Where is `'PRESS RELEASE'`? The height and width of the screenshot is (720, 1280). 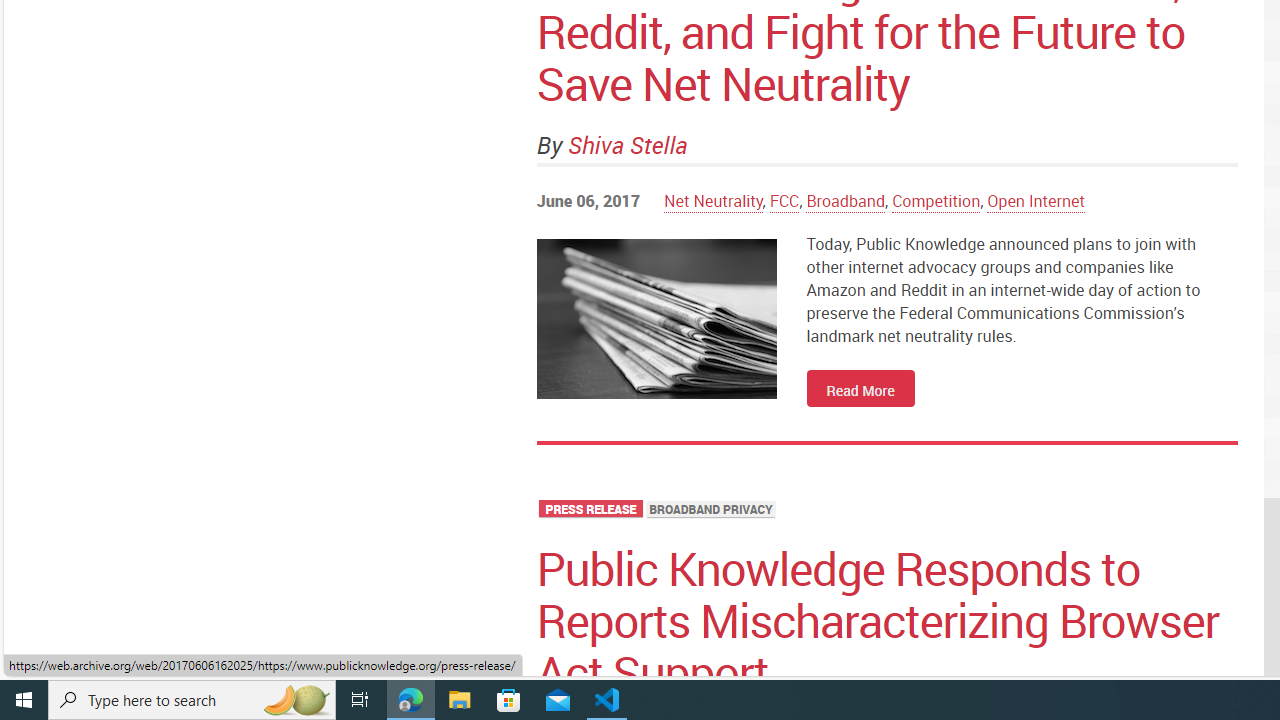
'PRESS RELEASE' is located at coordinates (590, 508).